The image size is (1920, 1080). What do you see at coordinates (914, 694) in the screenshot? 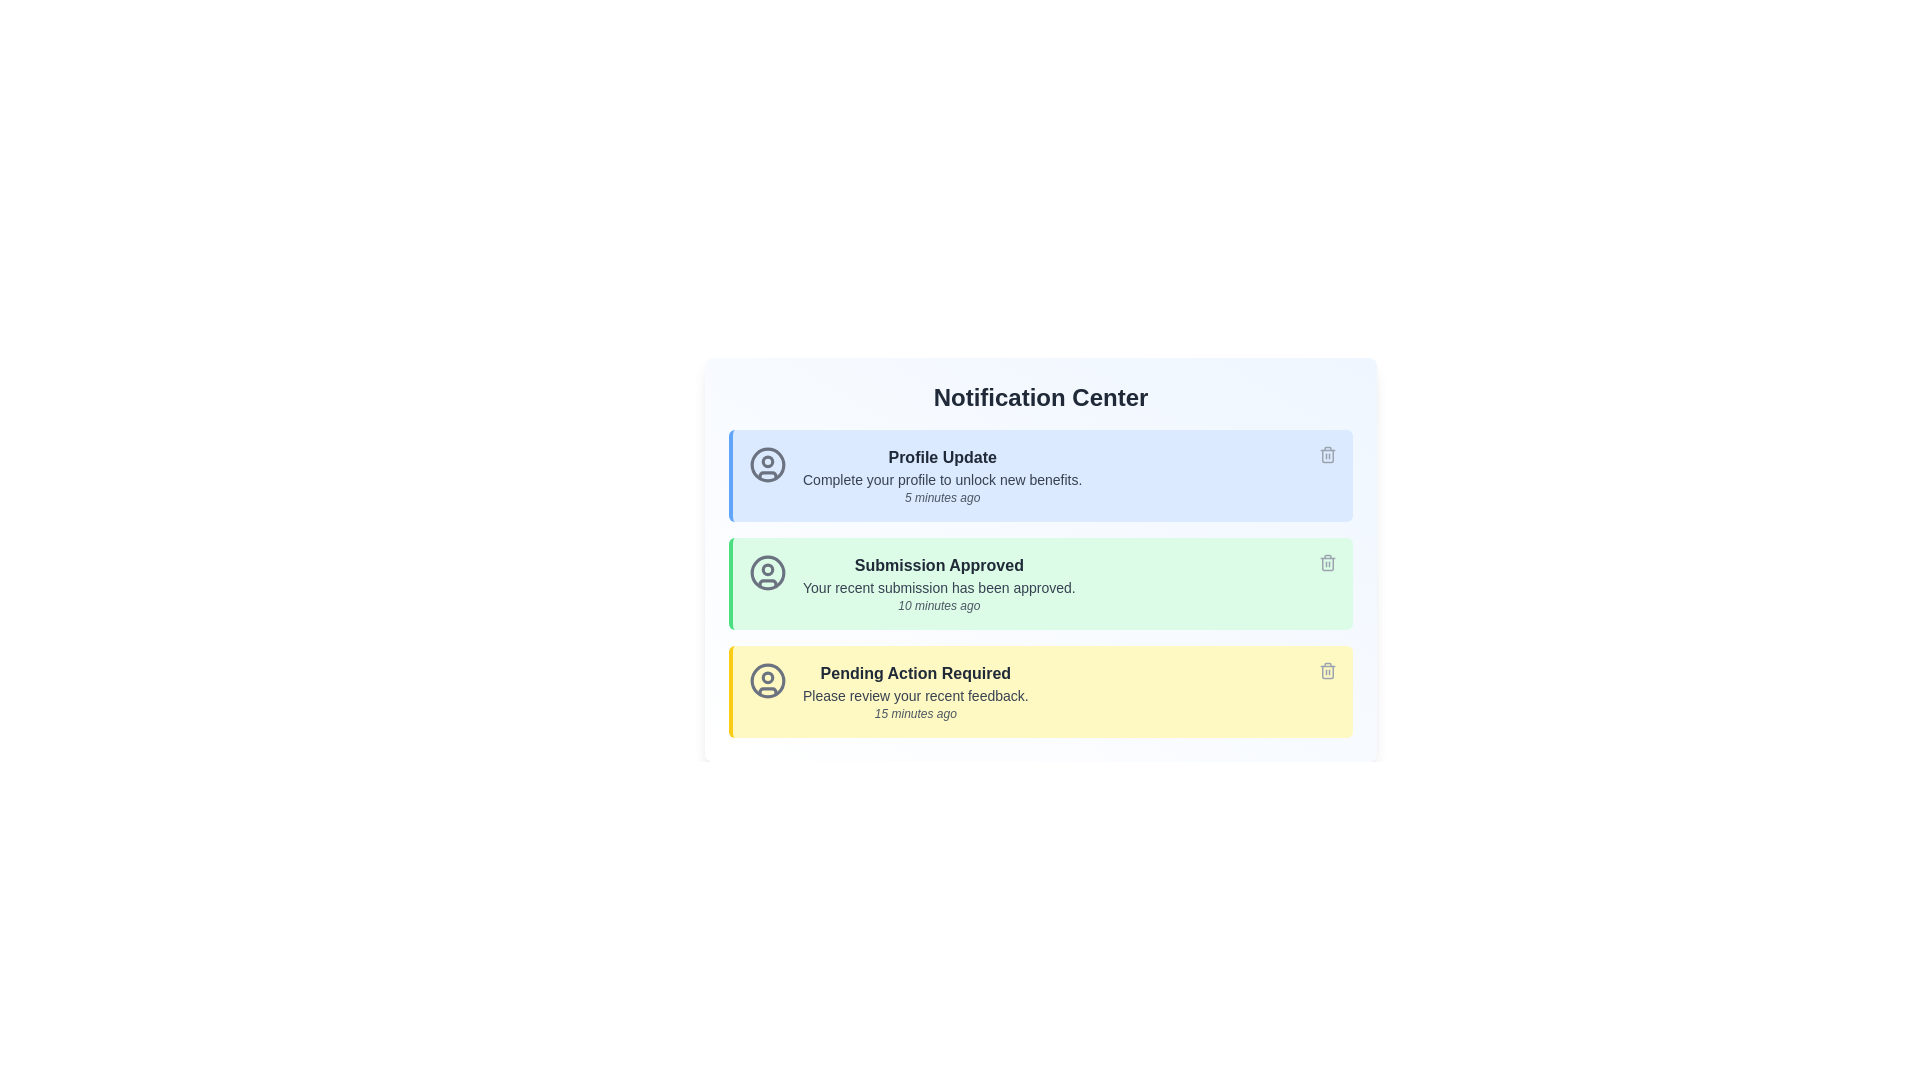
I see `secondary description text within the 'Pending Action Required' notification for additional details` at bounding box center [914, 694].